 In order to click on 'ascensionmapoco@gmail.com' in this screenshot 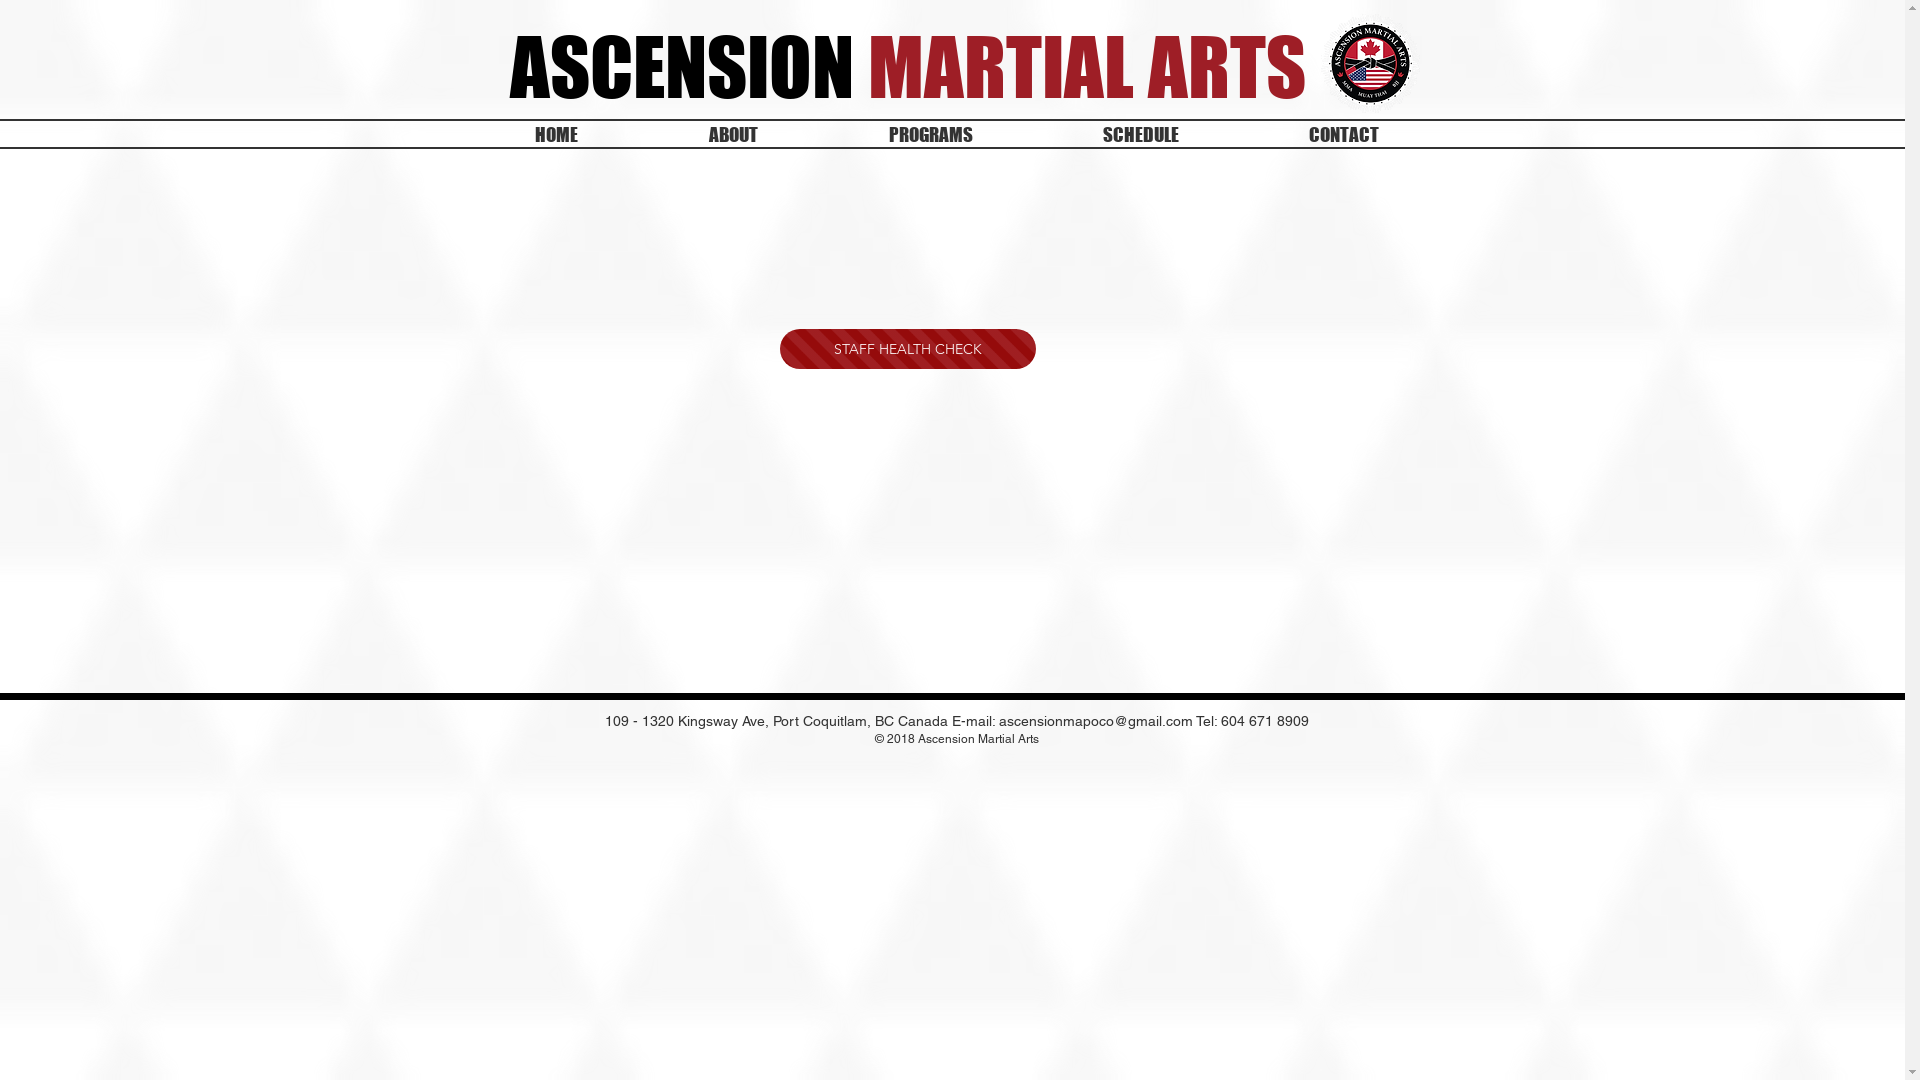, I will do `click(1094, 721)`.